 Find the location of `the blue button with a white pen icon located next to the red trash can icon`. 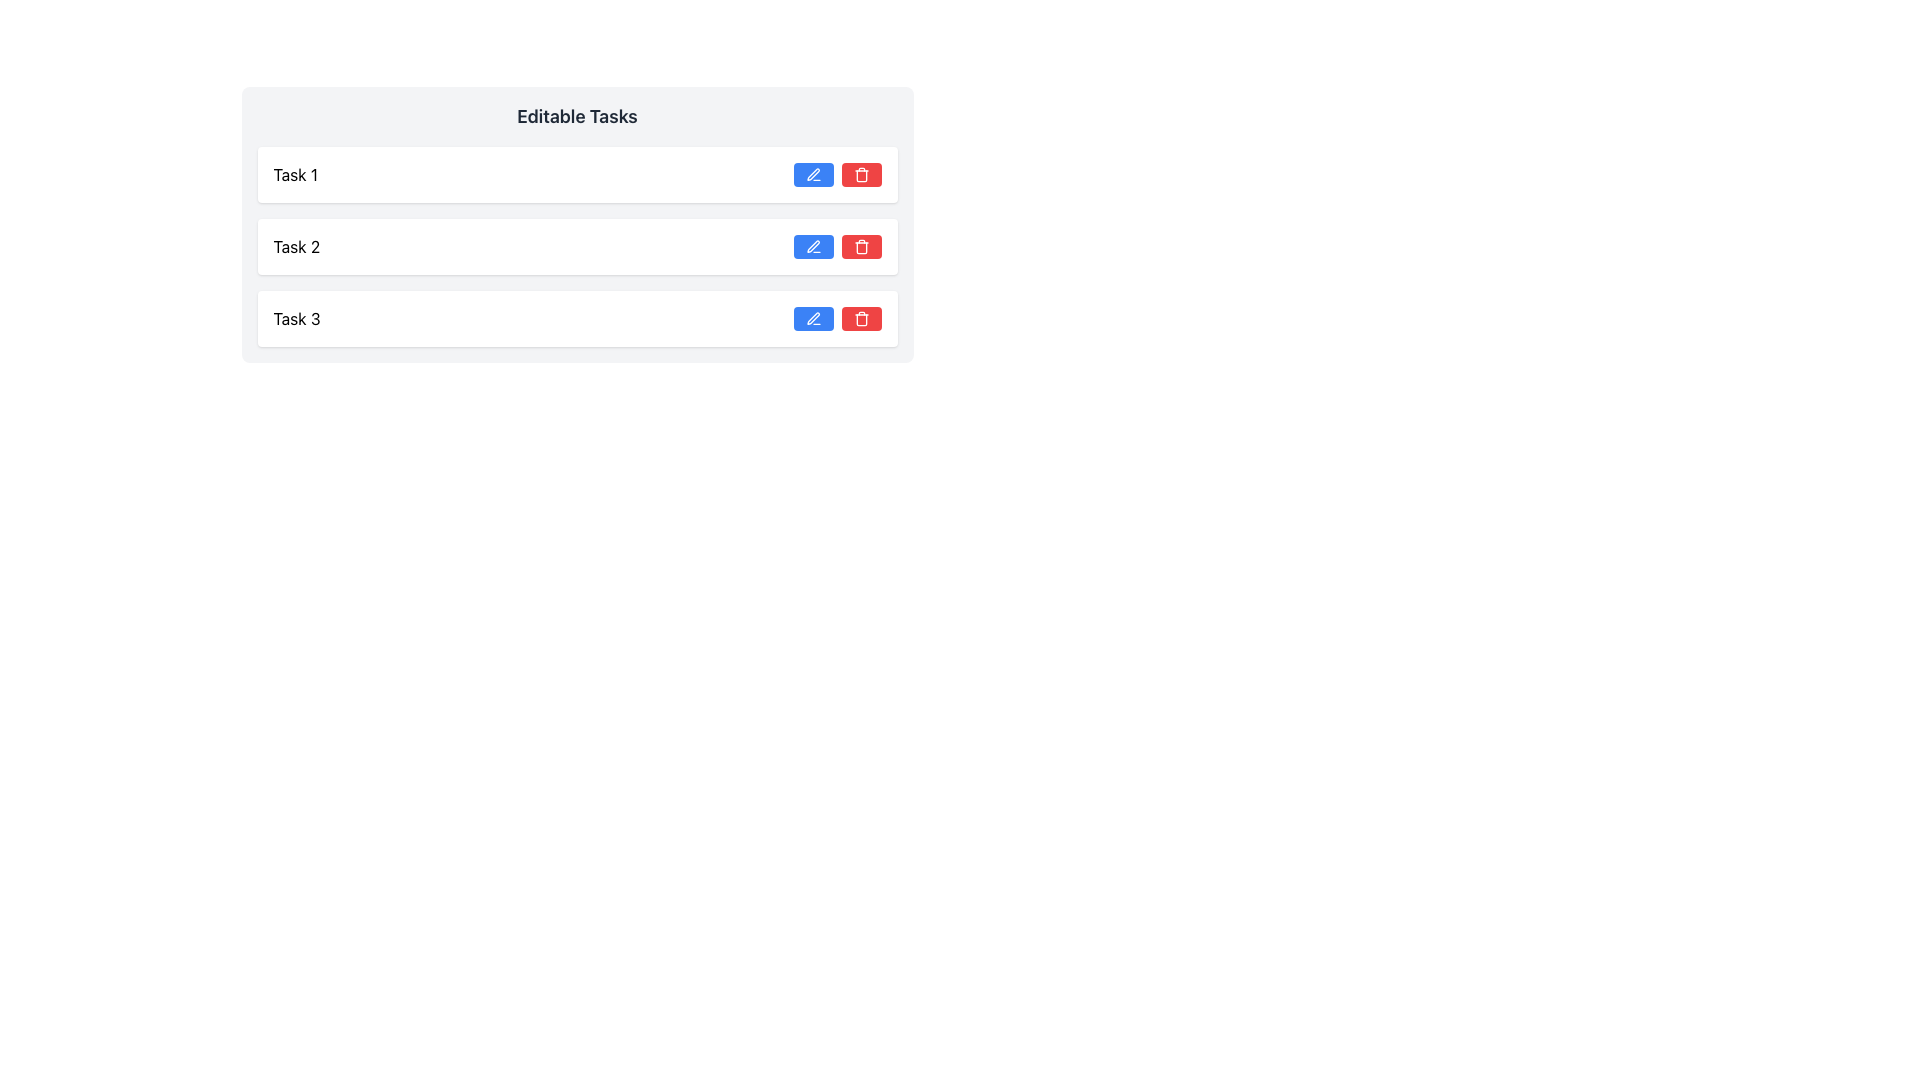

the blue button with a white pen icon located next to the red trash can icon is located at coordinates (813, 245).